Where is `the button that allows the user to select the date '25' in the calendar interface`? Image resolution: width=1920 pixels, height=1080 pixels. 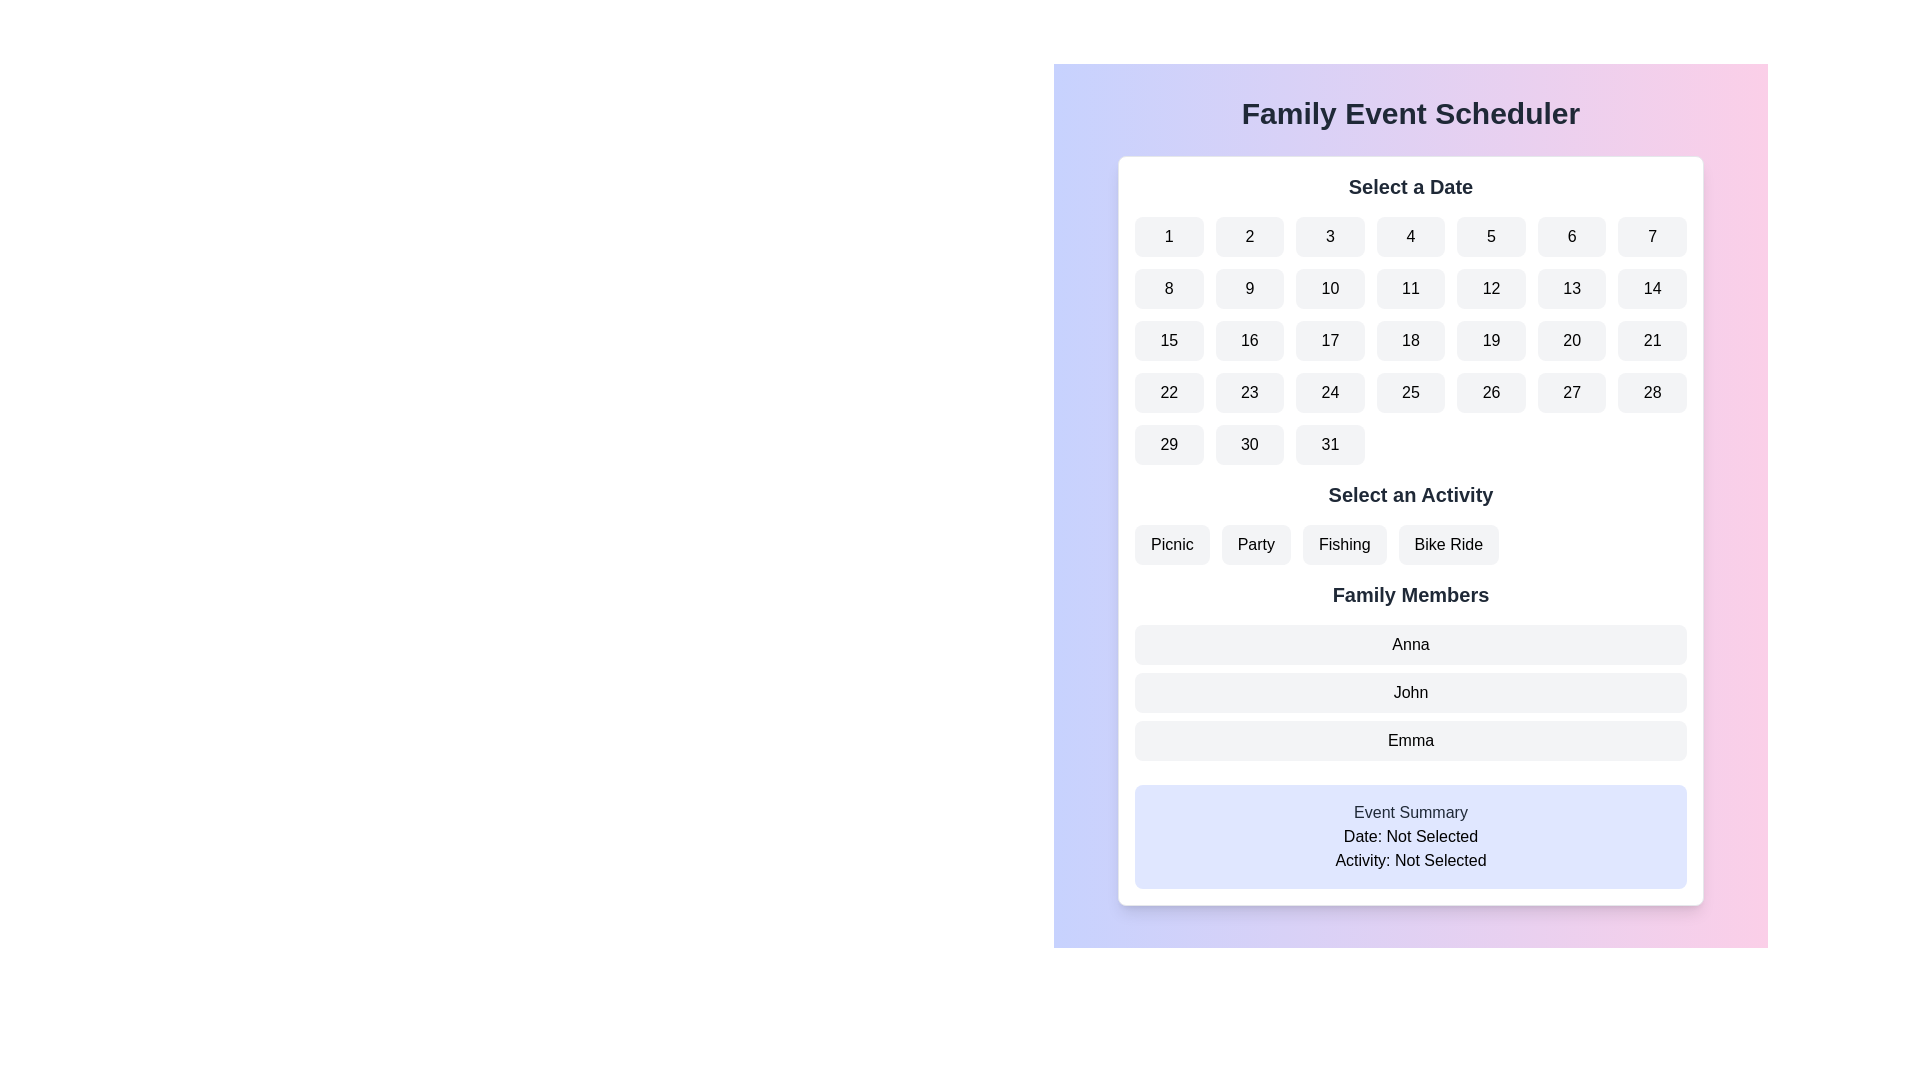
the button that allows the user to select the date '25' in the calendar interface is located at coordinates (1410, 393).